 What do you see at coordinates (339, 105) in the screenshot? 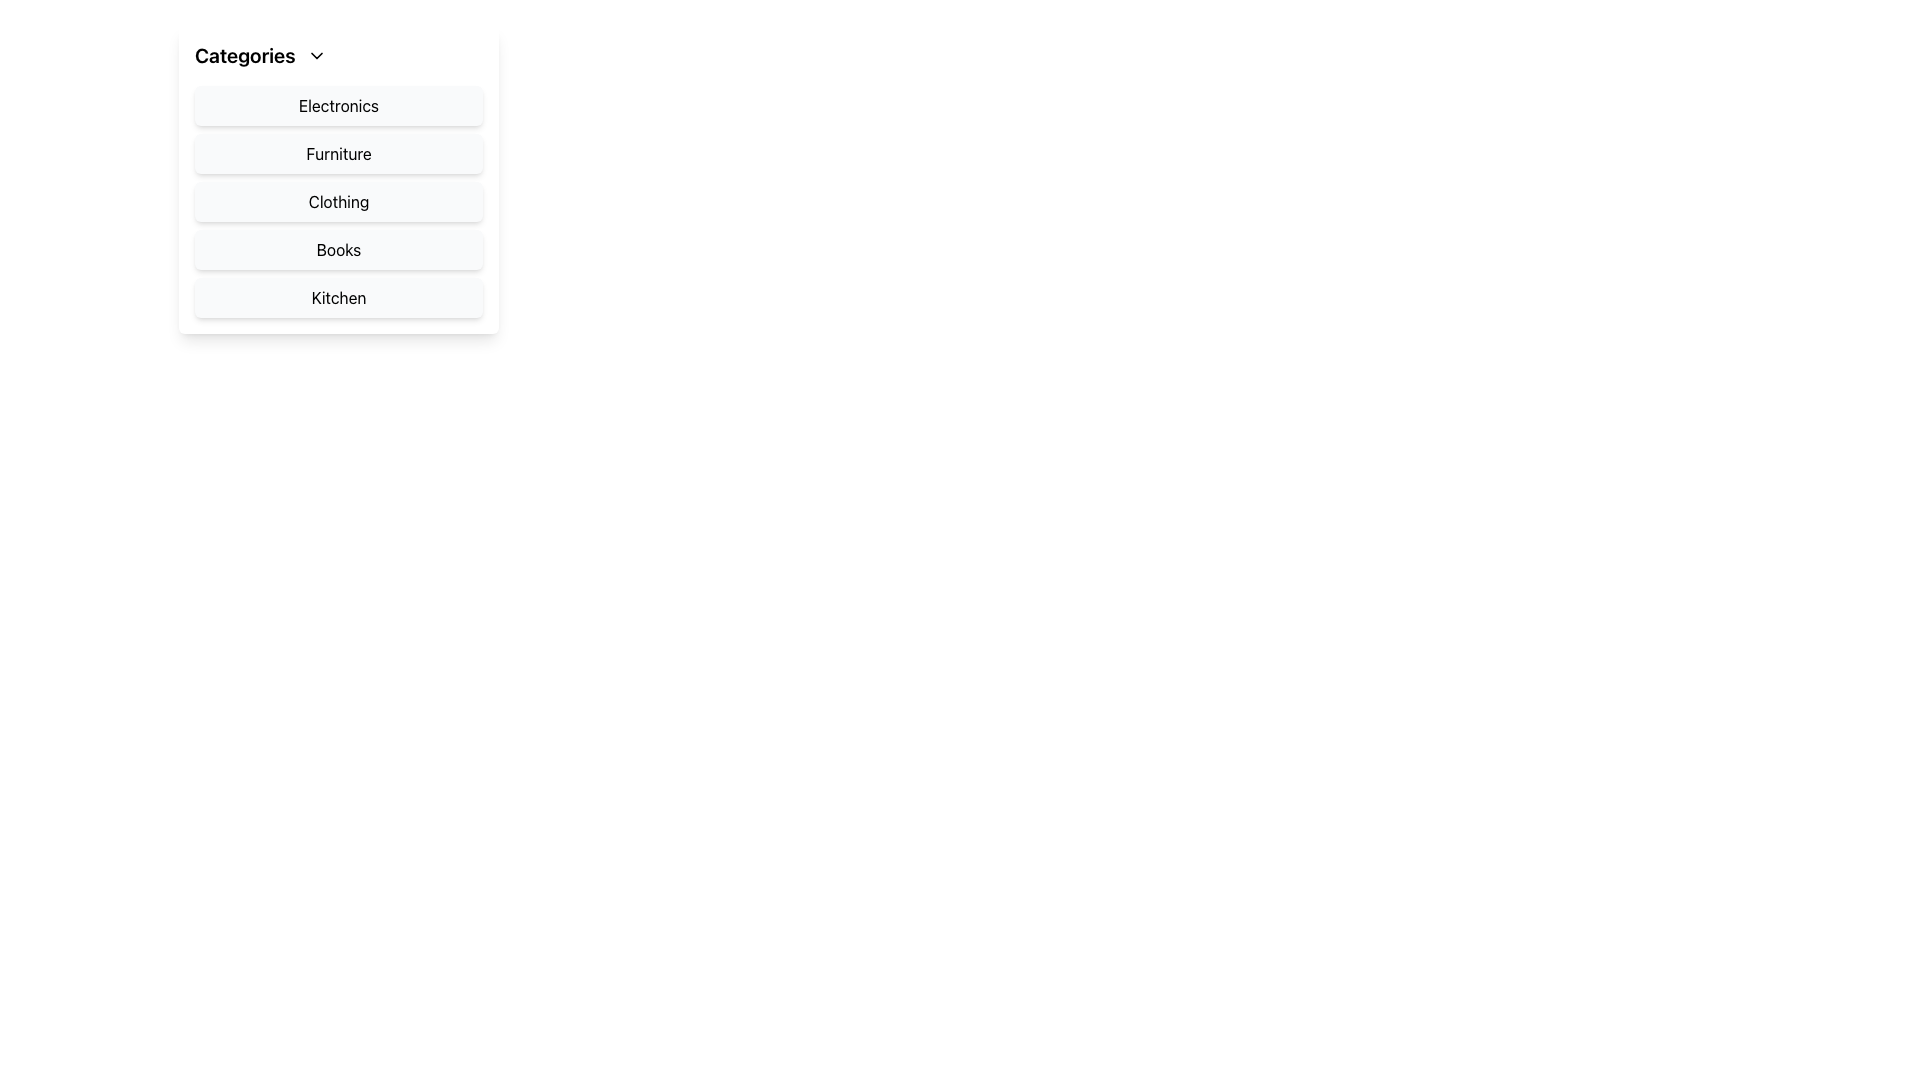
I see `the first button under the 'Categories' heading` at bounding box center [339, 105].